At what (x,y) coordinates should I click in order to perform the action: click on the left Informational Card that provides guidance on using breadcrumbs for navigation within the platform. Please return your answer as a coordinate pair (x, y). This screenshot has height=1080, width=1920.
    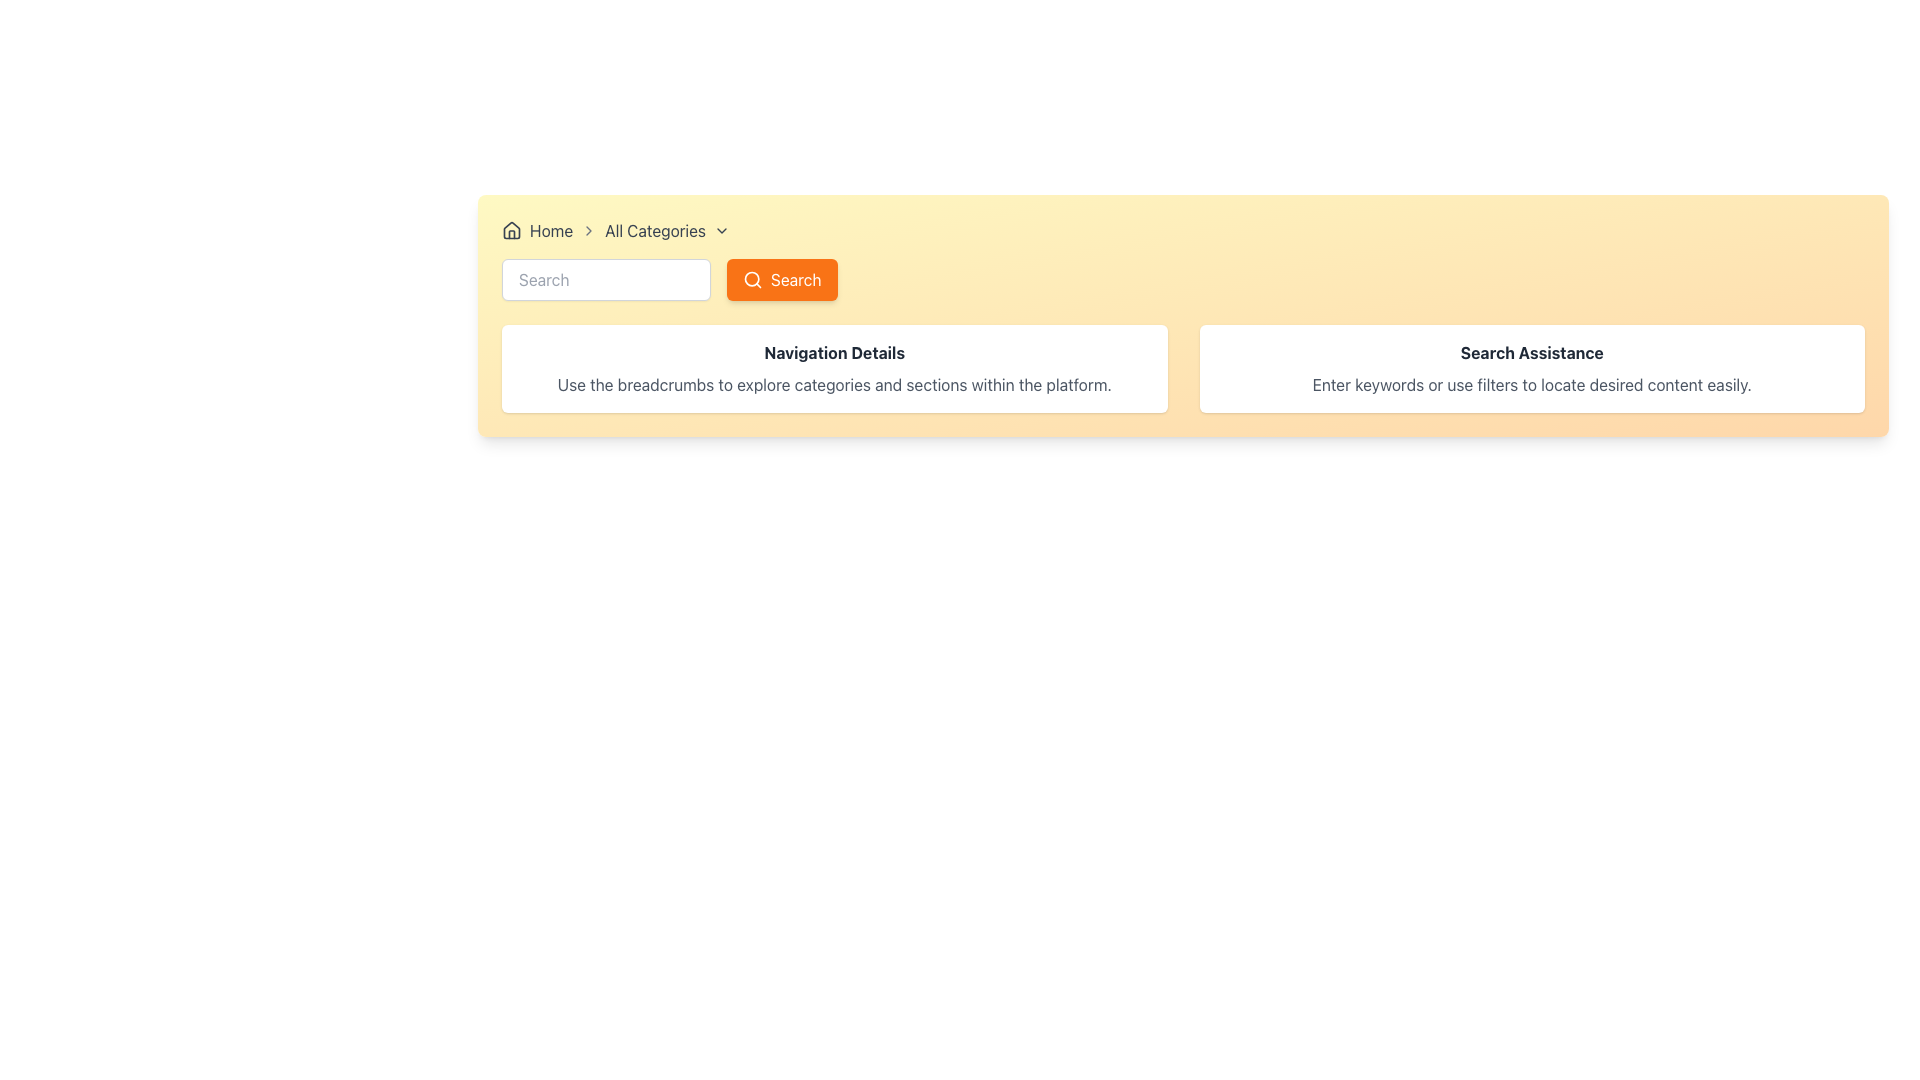
    Looking at the image, I should click on (834, 369).